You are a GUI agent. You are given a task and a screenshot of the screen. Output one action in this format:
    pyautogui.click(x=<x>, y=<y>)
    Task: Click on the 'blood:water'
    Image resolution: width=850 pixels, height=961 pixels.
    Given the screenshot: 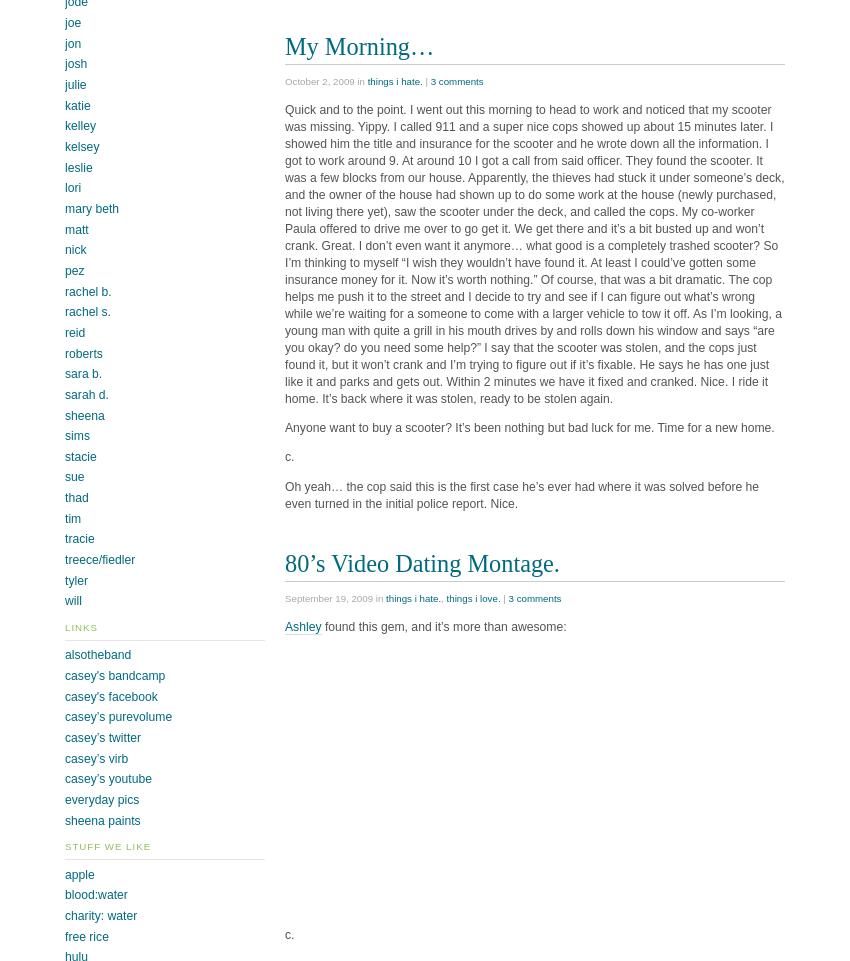 What is the action you would take?
    pyautogui.click(x=94, y=893)
    